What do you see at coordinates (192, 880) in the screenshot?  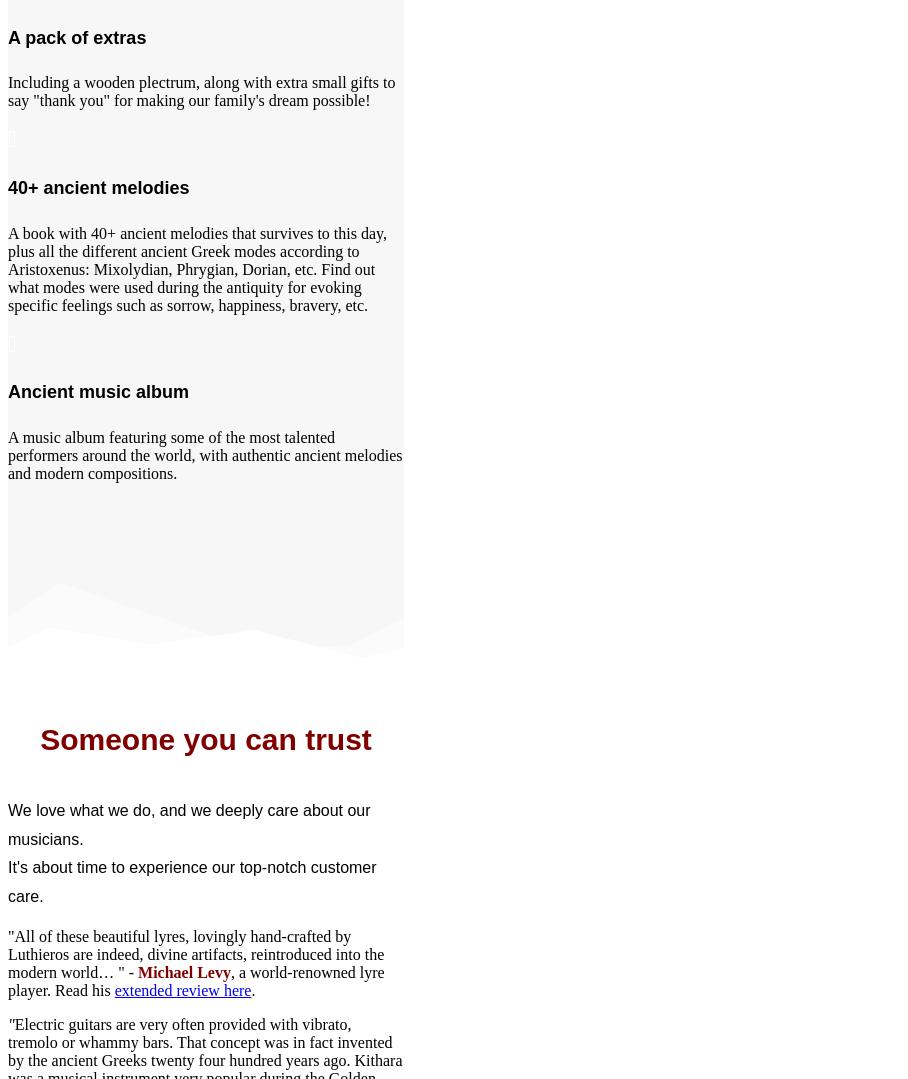 I see `'It's about time to experience our top-notch customer care.'` at bounding box center [192, 880].